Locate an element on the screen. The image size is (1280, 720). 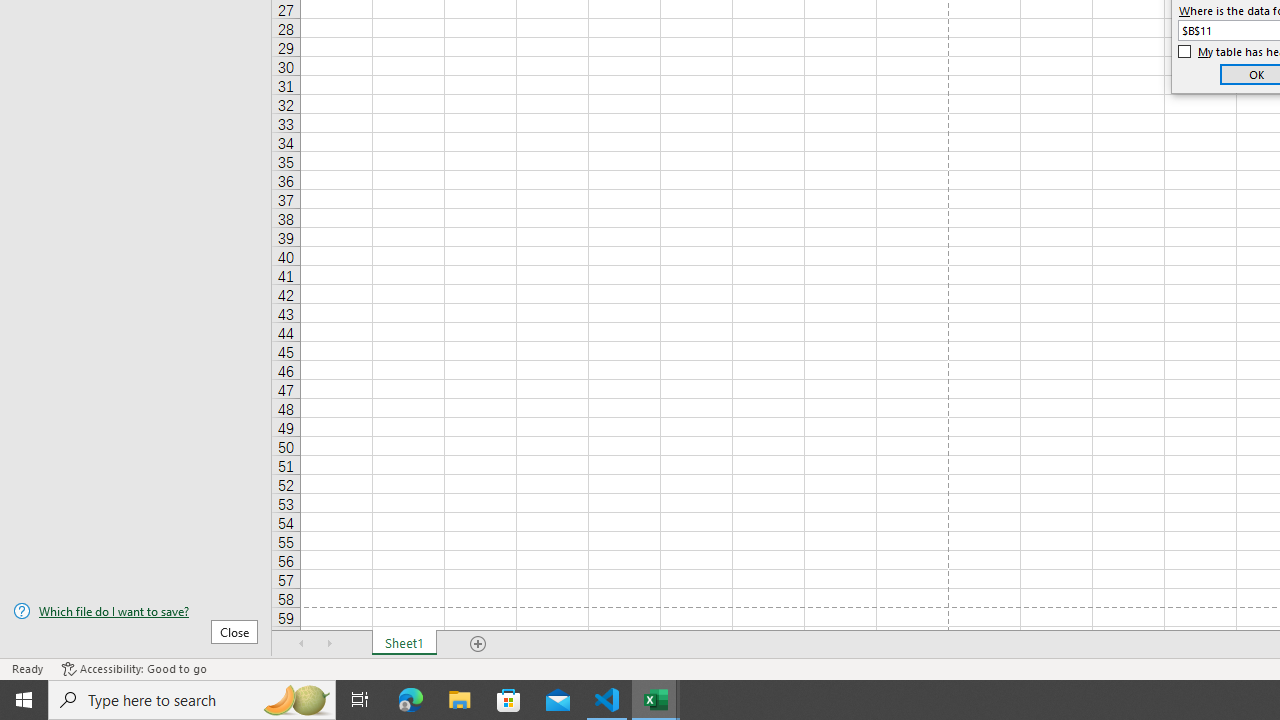
'Close' is located at coordinates (234, 631).